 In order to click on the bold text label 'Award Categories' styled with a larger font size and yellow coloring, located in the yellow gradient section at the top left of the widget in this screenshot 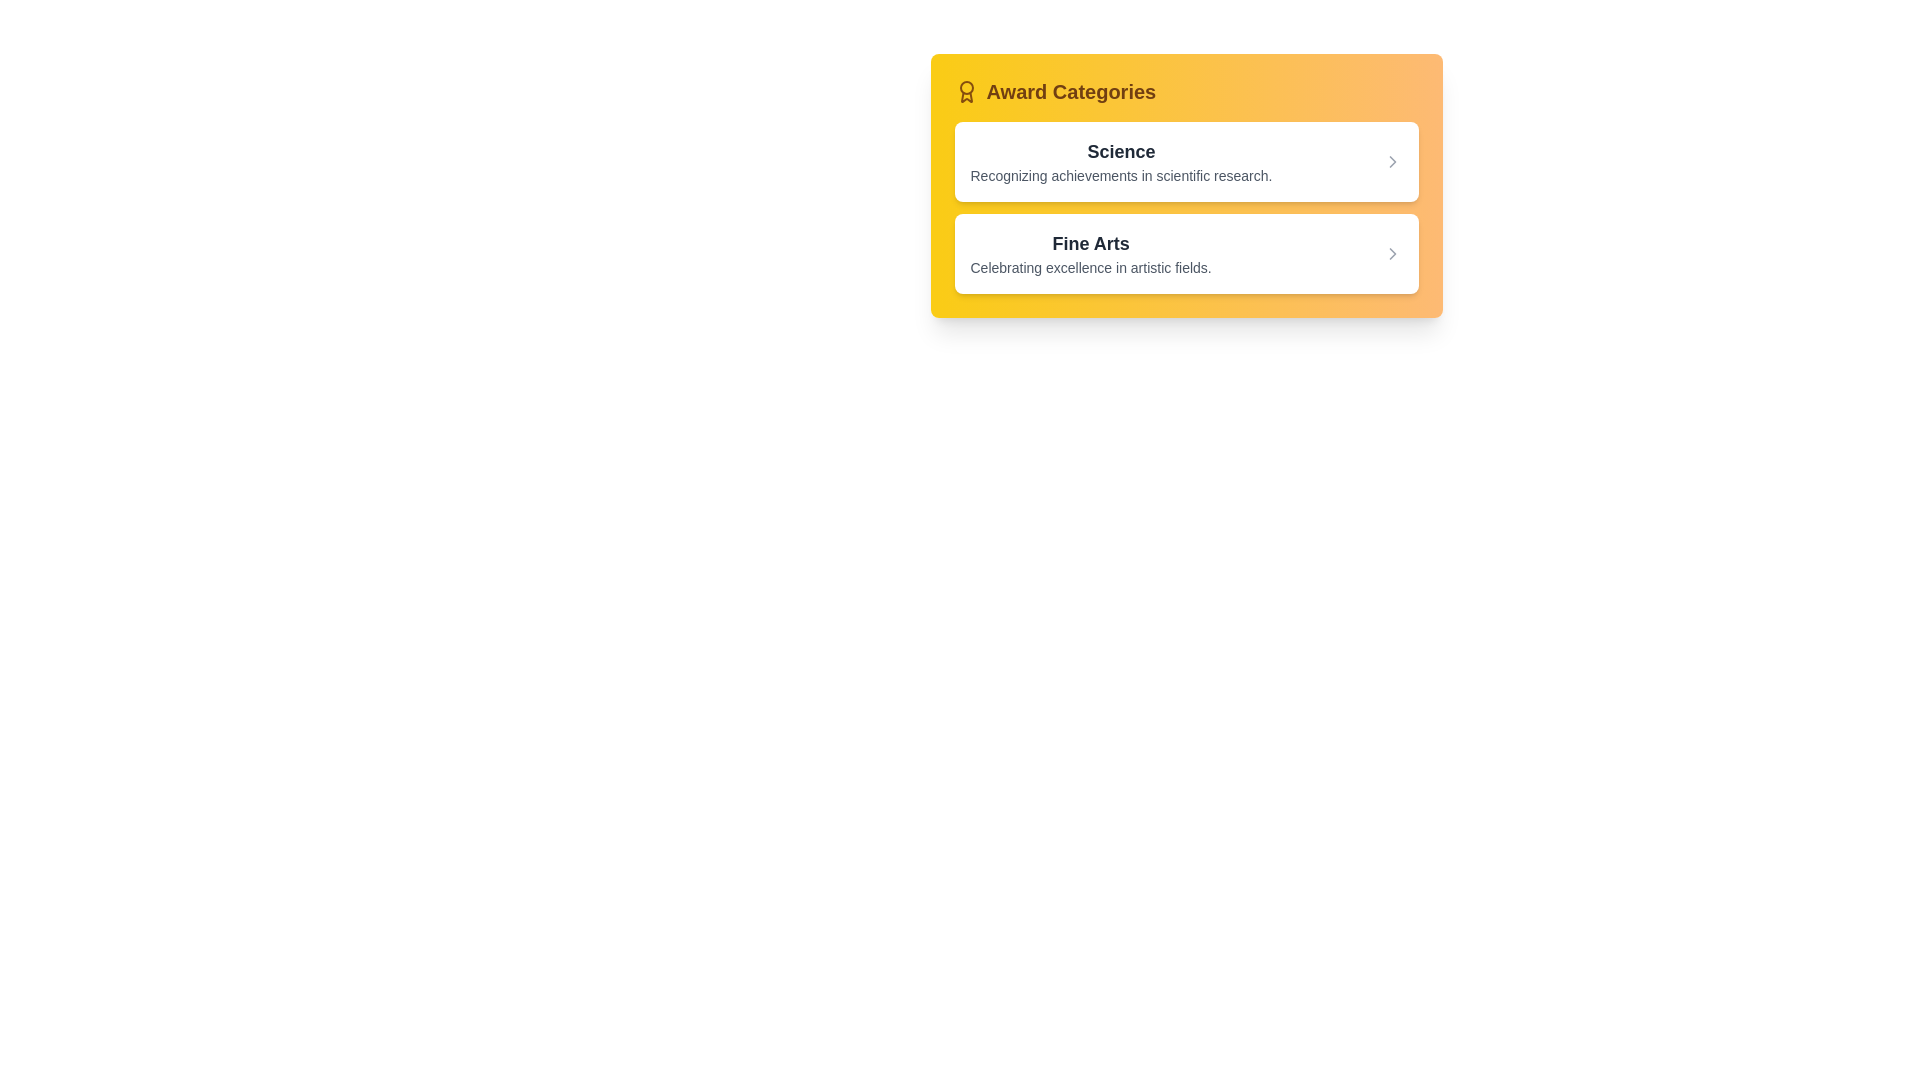, I will do `click(1070, 92)`.